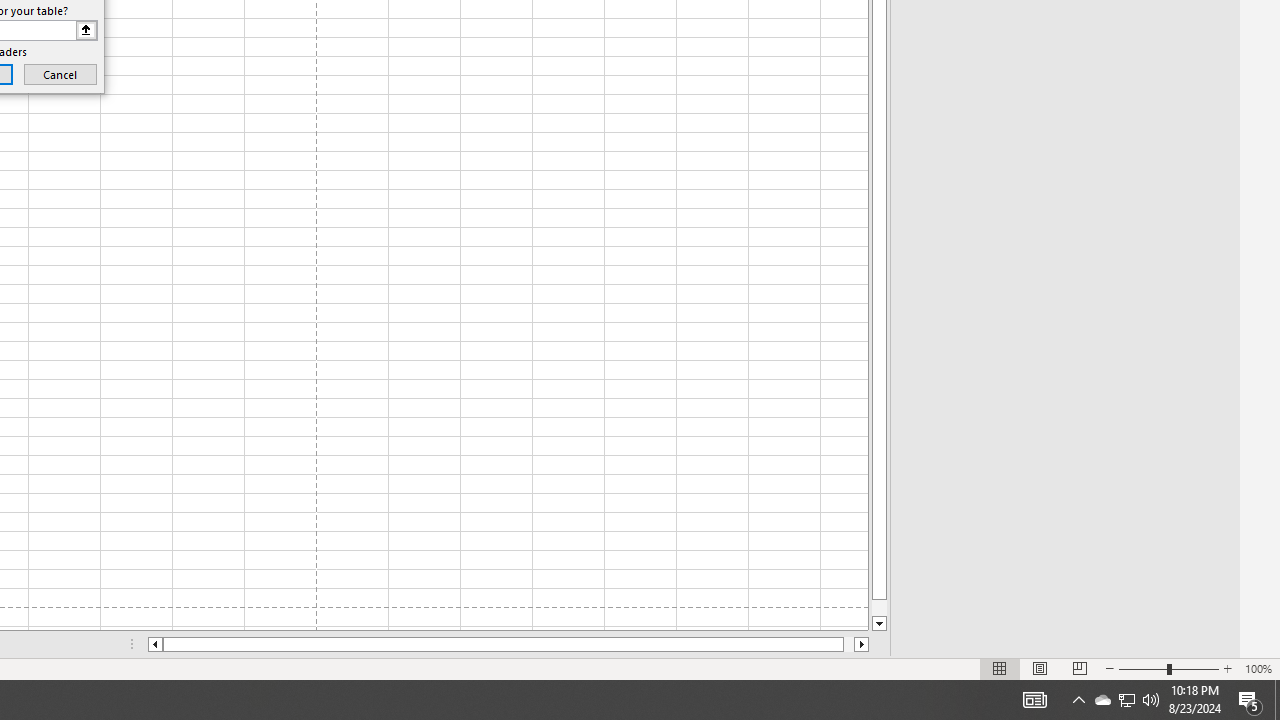 This screenshot has width=1280, height=720. Describe the element at coordinates (1168, 669) in the screenshot. I see `'Zoom'` at that location.